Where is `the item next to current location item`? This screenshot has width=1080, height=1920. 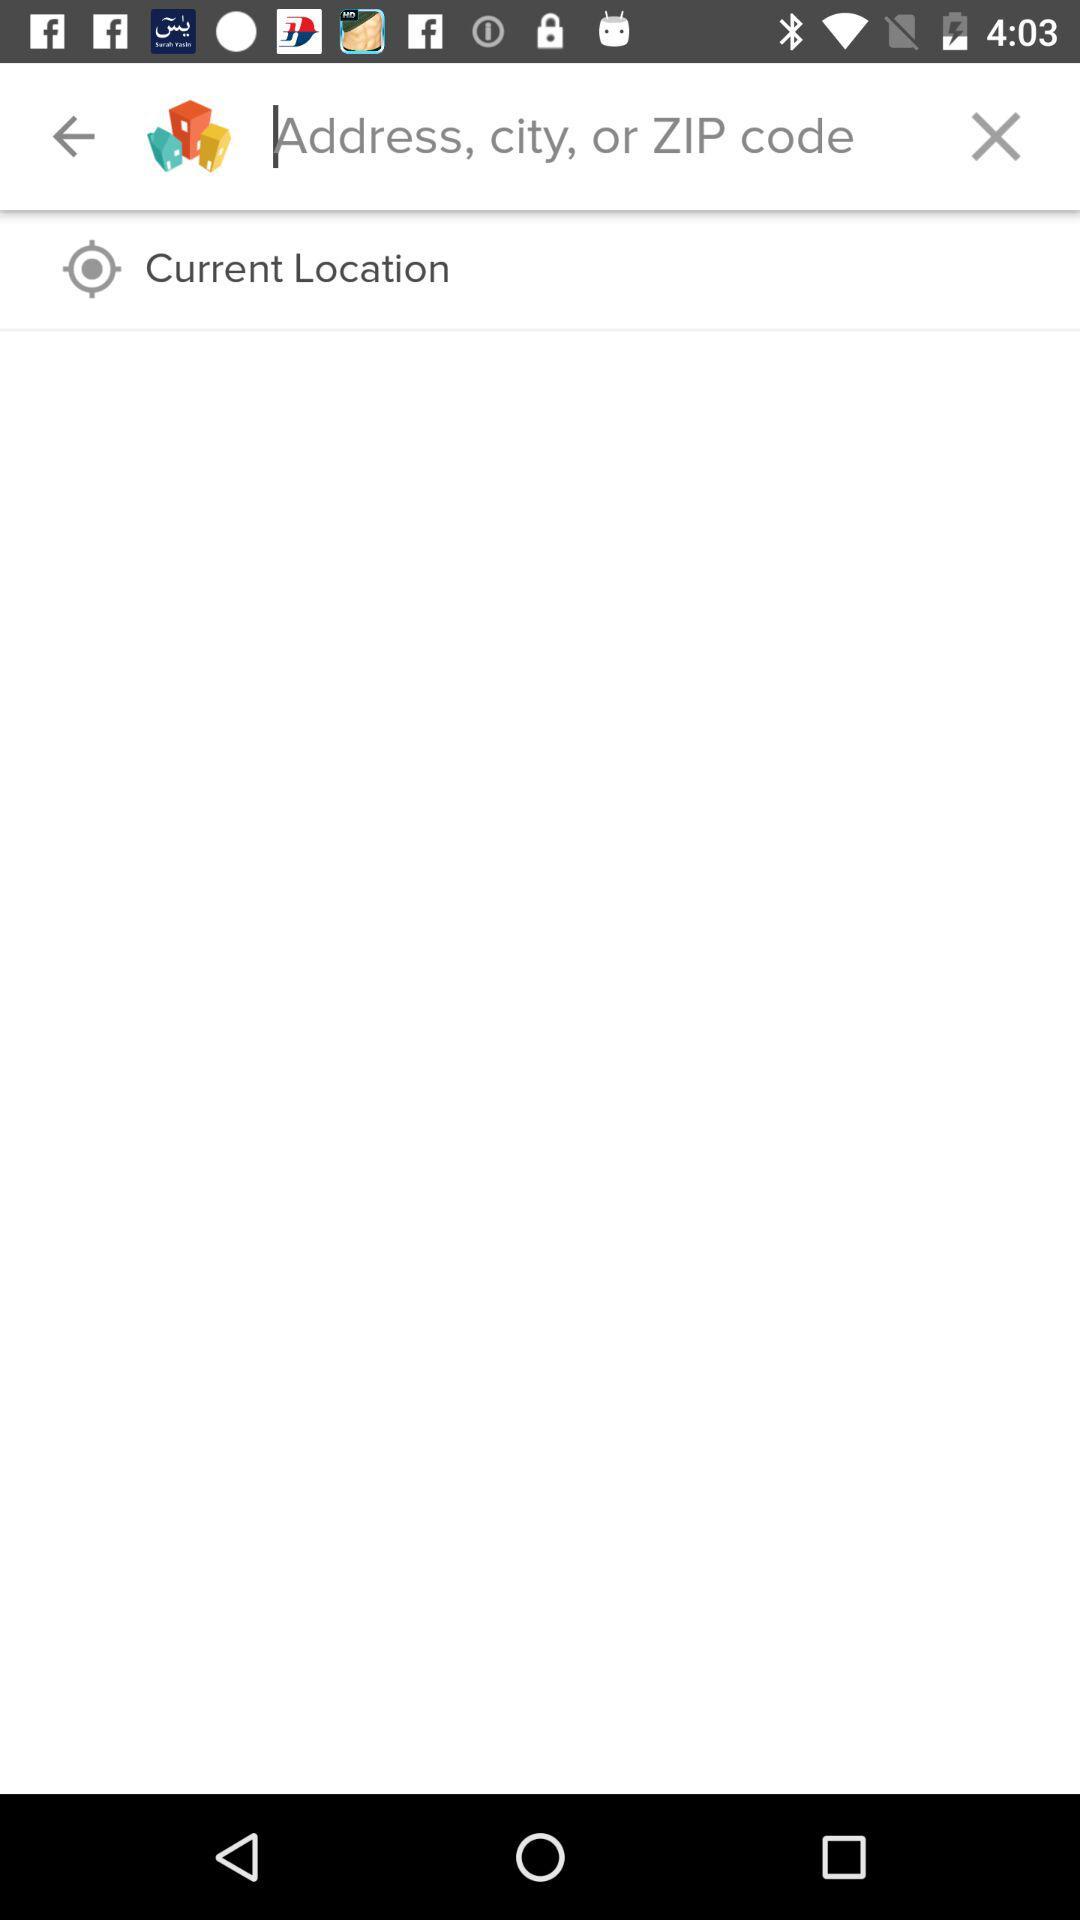 the item next to current location item is located at coordinates (92, 268).